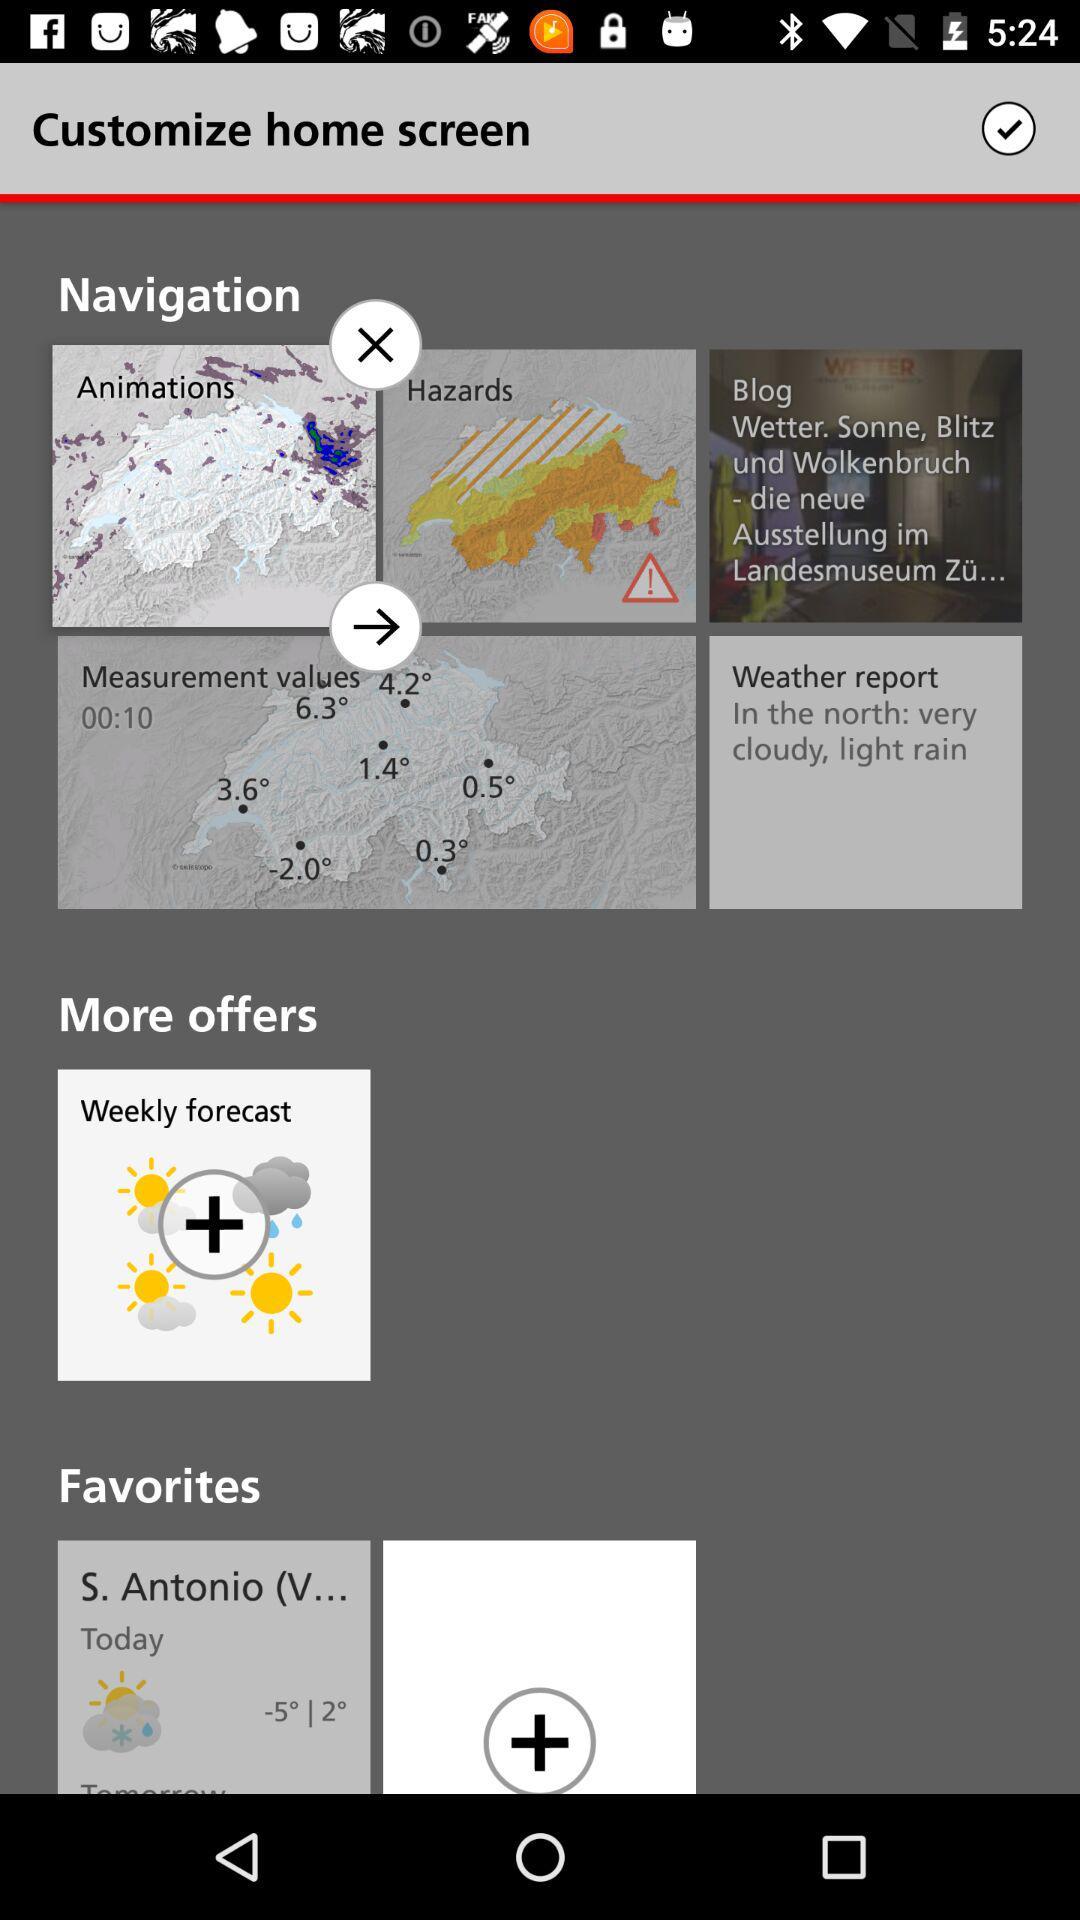 This screenshot has width=1080, height=1920. What do you see at coordinates (865, 486) in the screenshot?
I see `the third image which is next to hazards image` at bounding box center [865, 486].